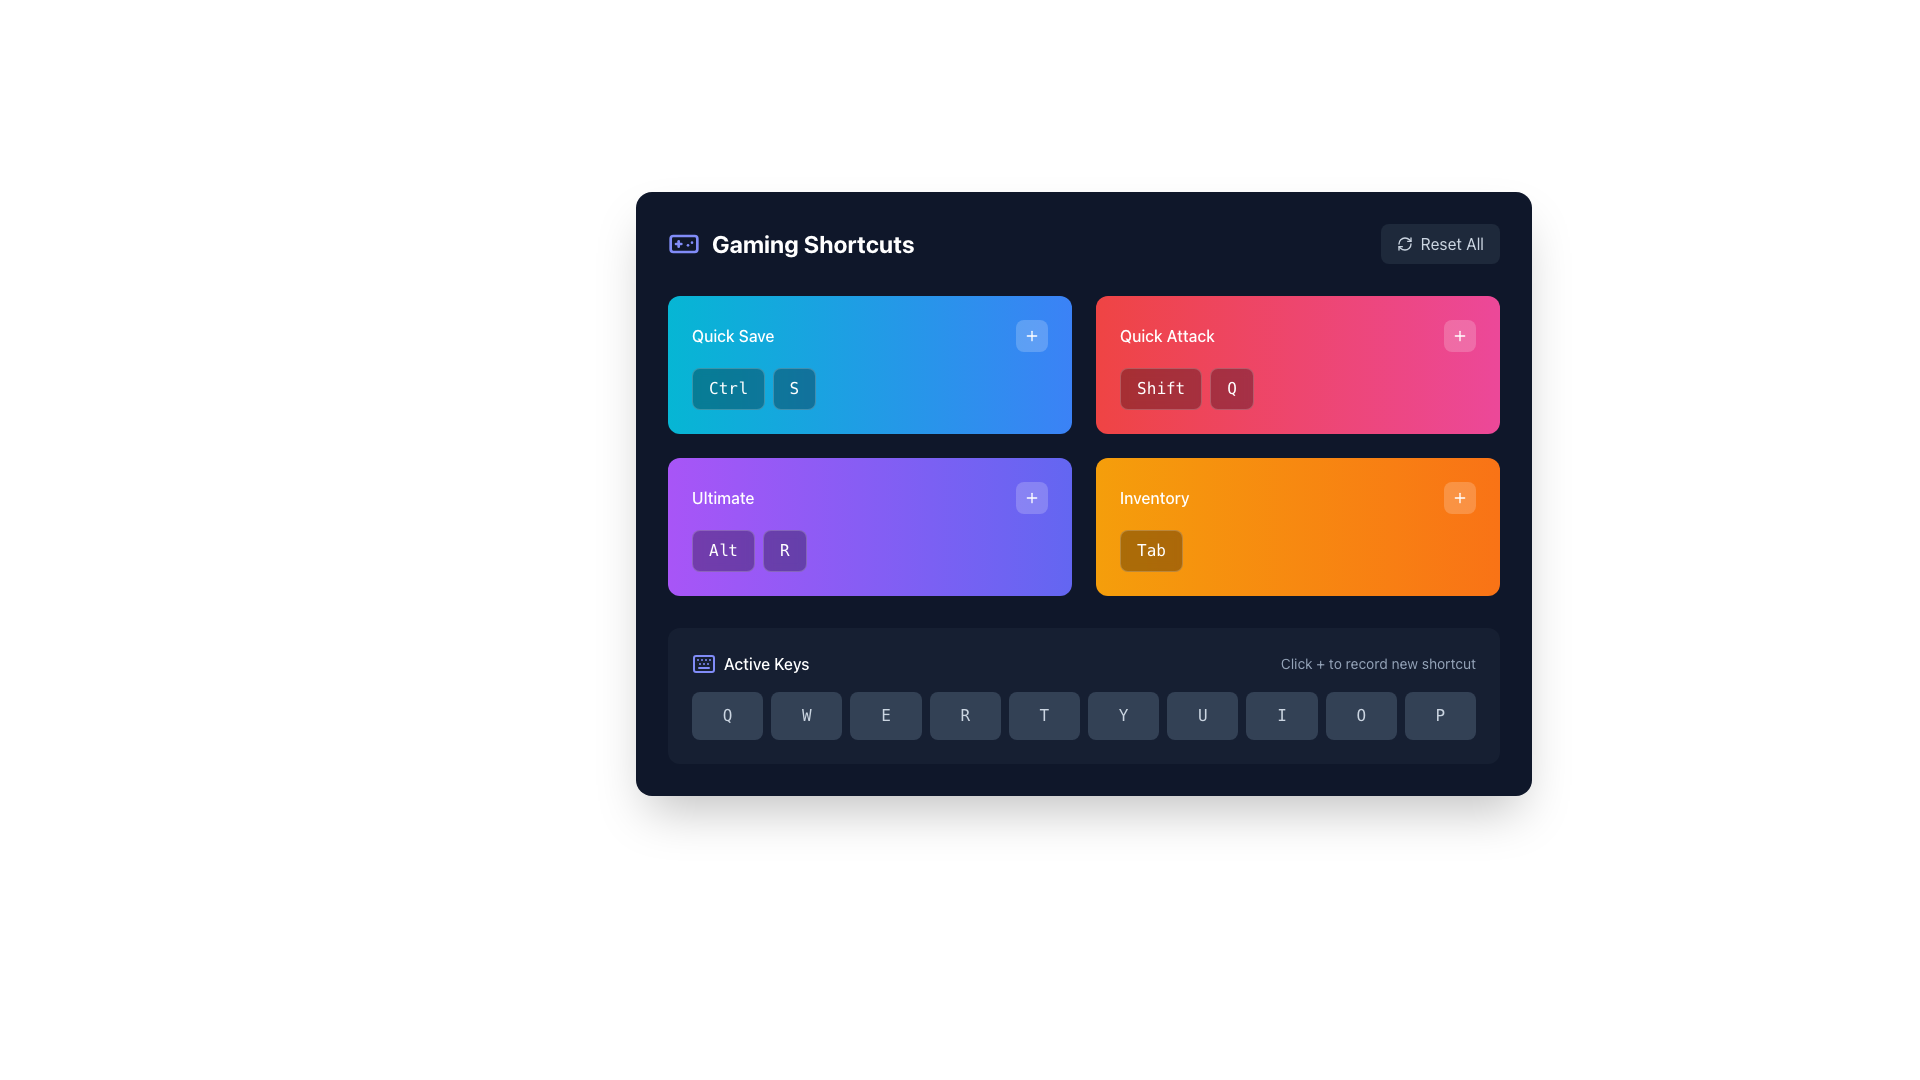 The width and height of the screenshot is (1920, 1080). I want to click on the keyboard shortcut display element, which shows the 'Alt' and 'R' keys, located in the lower section of the purple 'Ultimate' card in the grid layout, so click(869, 551).